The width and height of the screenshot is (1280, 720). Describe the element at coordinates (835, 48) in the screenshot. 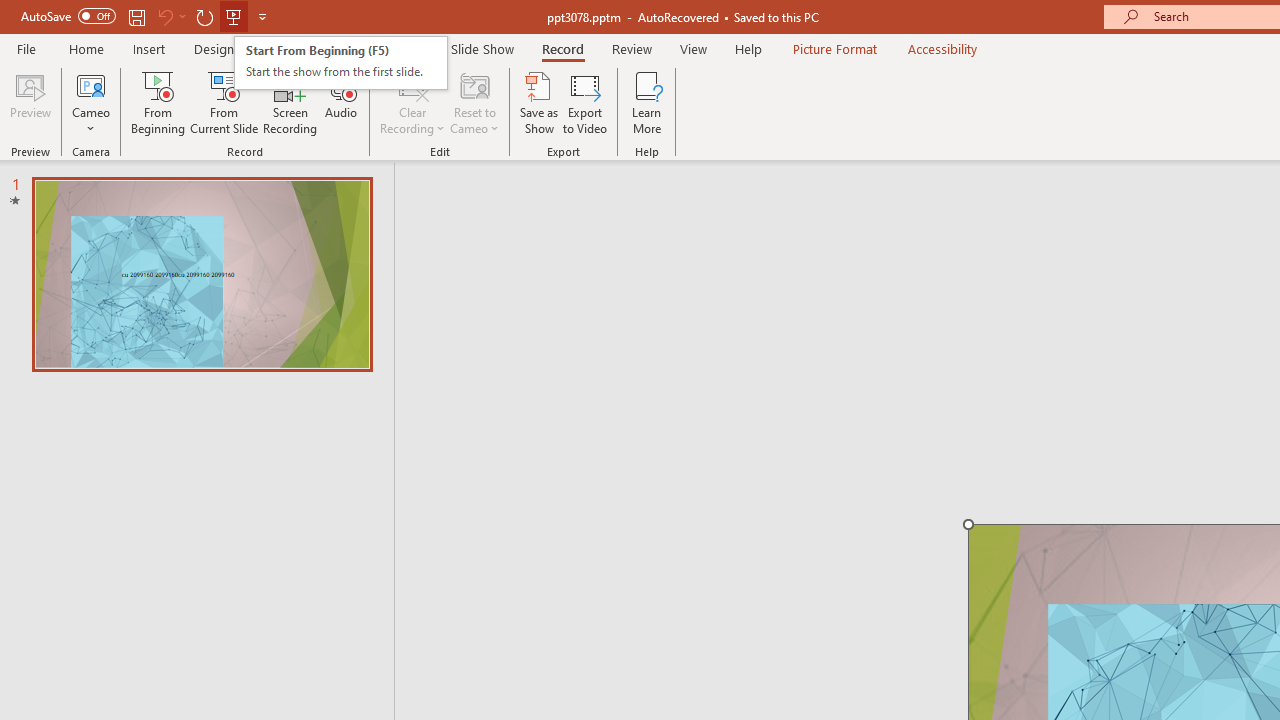

I see `'Picture Format'` at that location.